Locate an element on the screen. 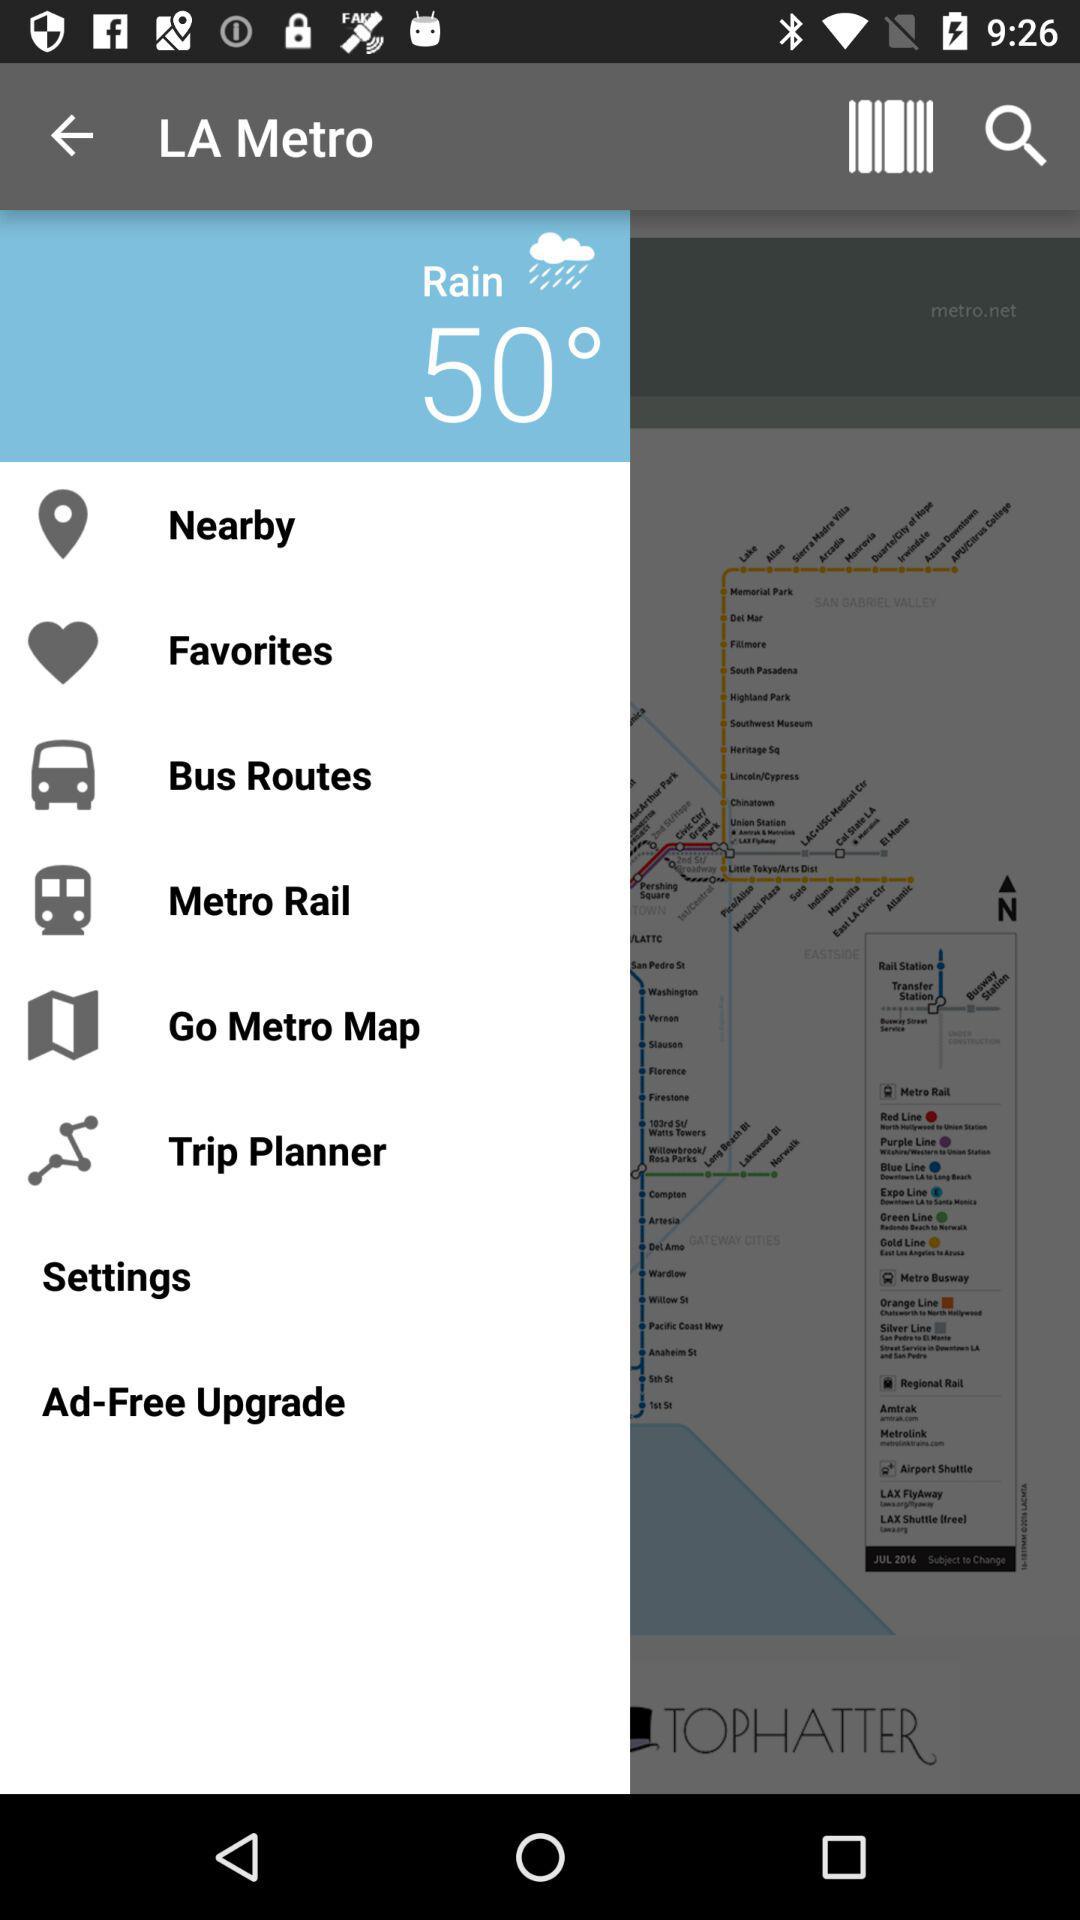 This screenshot has width=1080, height=1920. ad-free upgrade icon is located at coordinates (315, 1399).